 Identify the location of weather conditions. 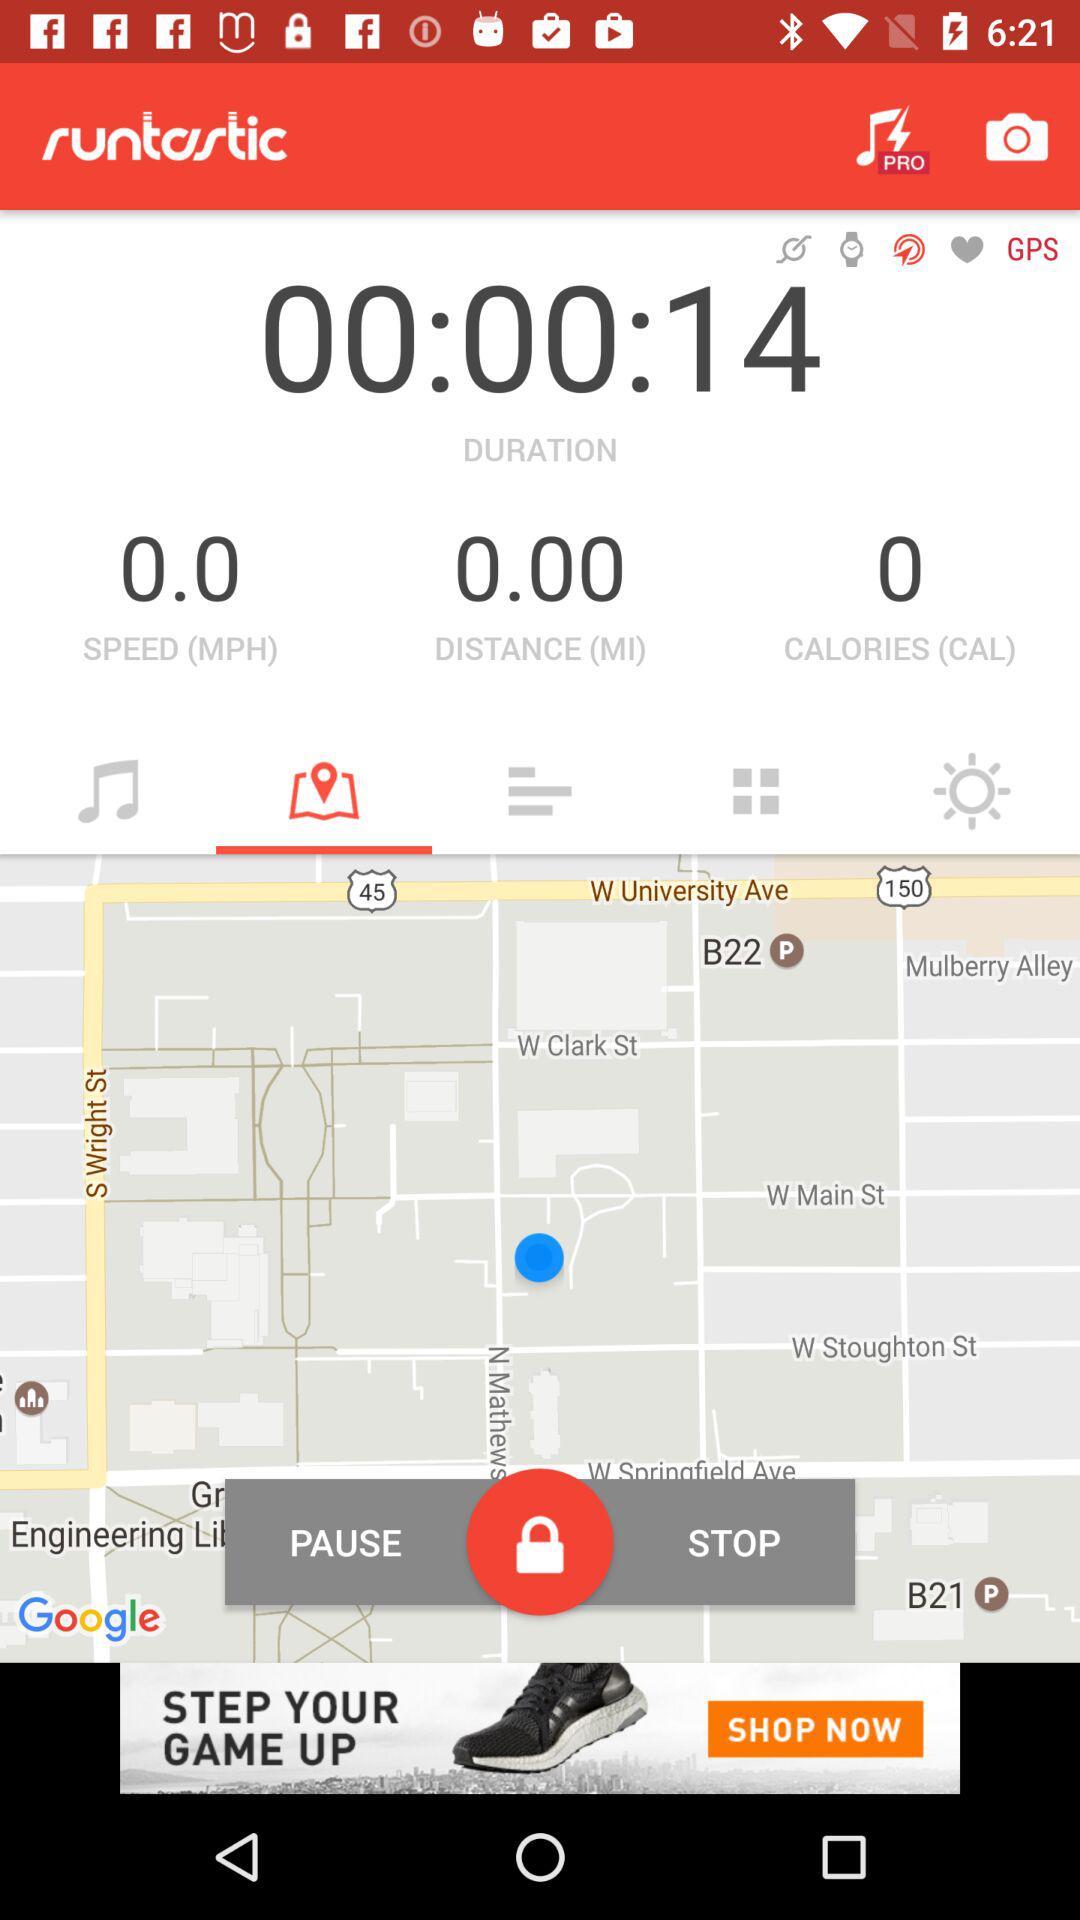
(971, 790).